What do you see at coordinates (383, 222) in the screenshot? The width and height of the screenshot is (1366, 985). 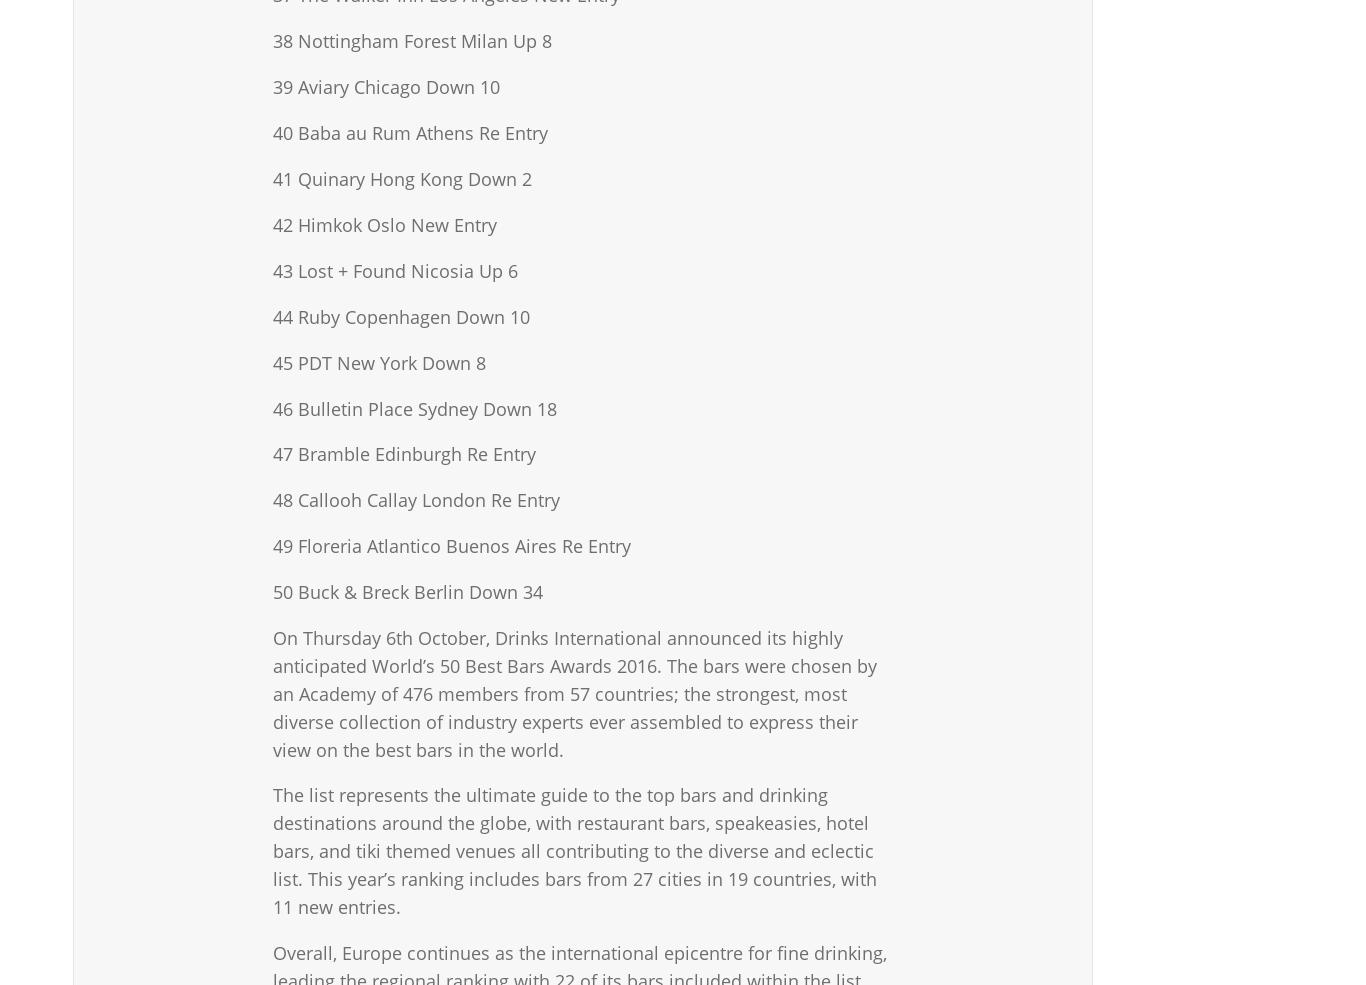 I see `'42	Himkok	Oslo	New Entry'` at bounding box center [383, 222].